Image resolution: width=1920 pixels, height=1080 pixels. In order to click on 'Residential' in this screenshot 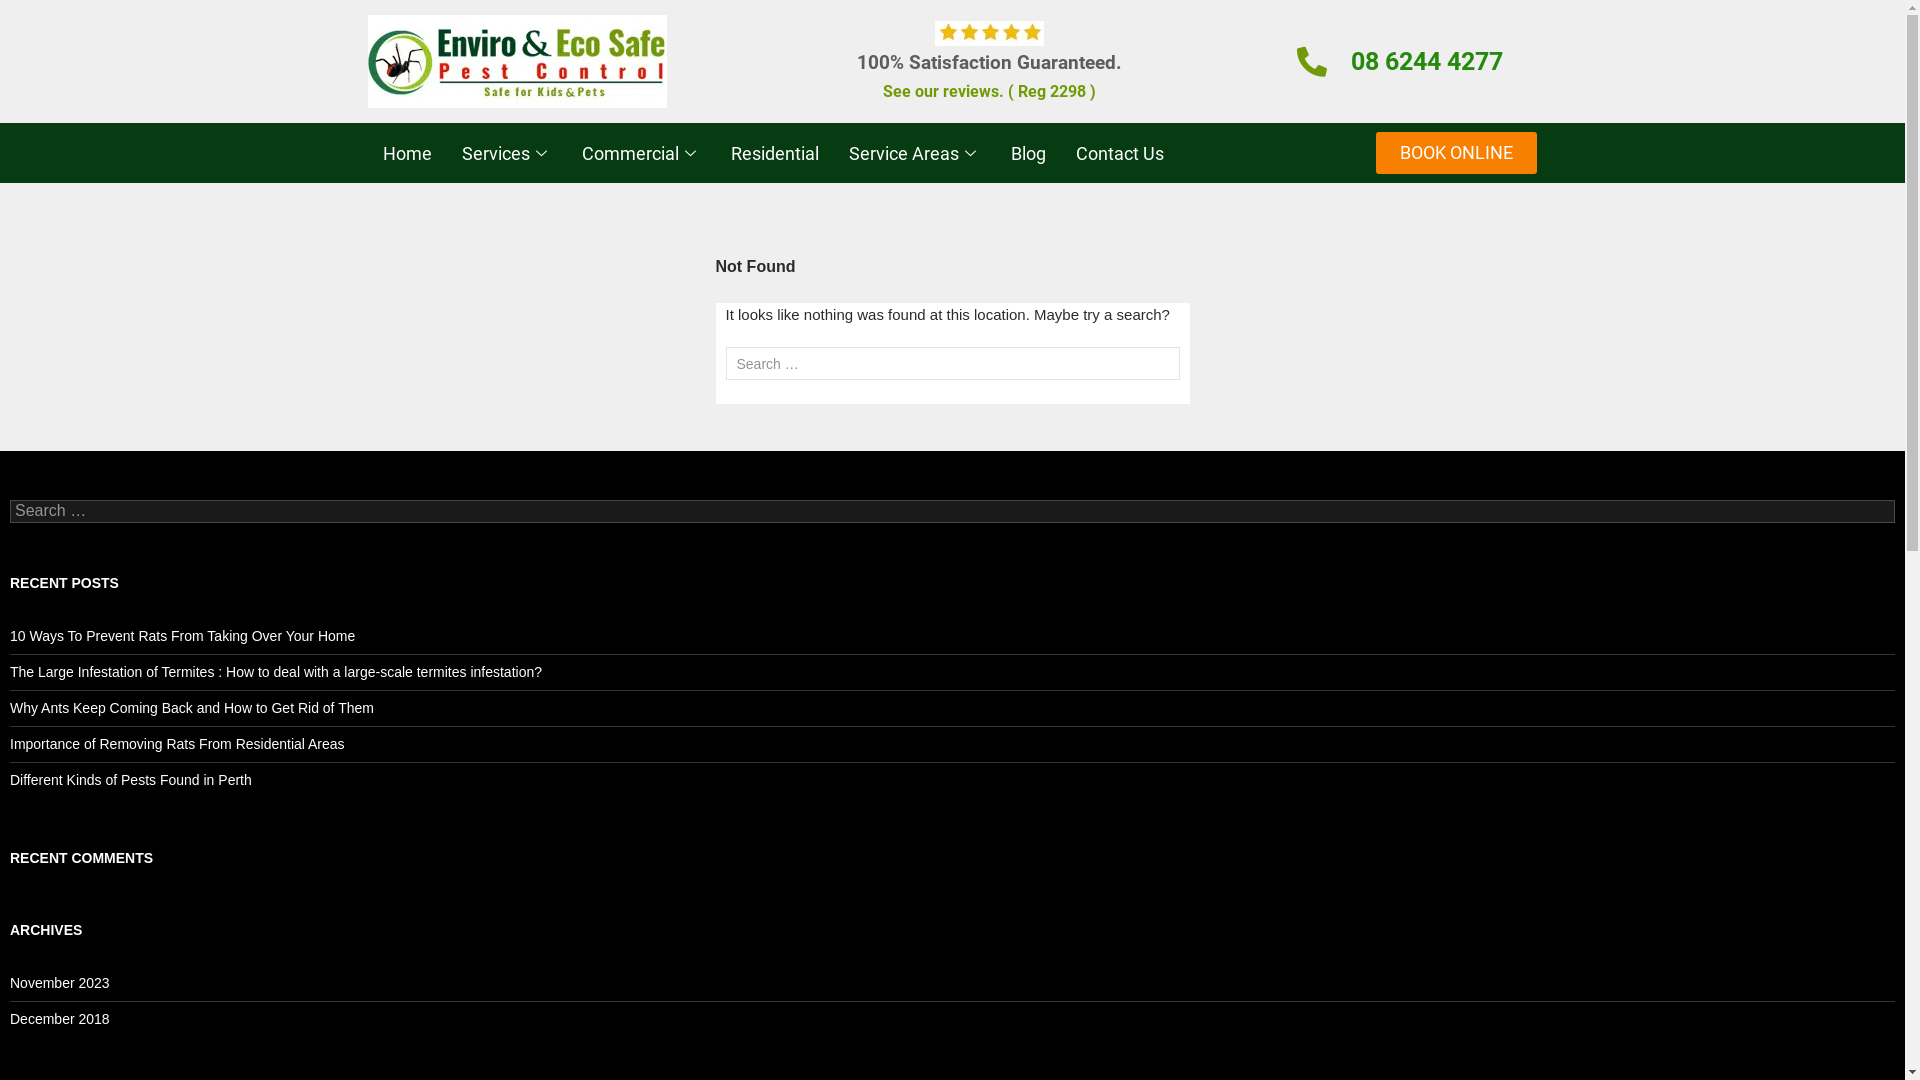, I will do `click(773, 152)`.